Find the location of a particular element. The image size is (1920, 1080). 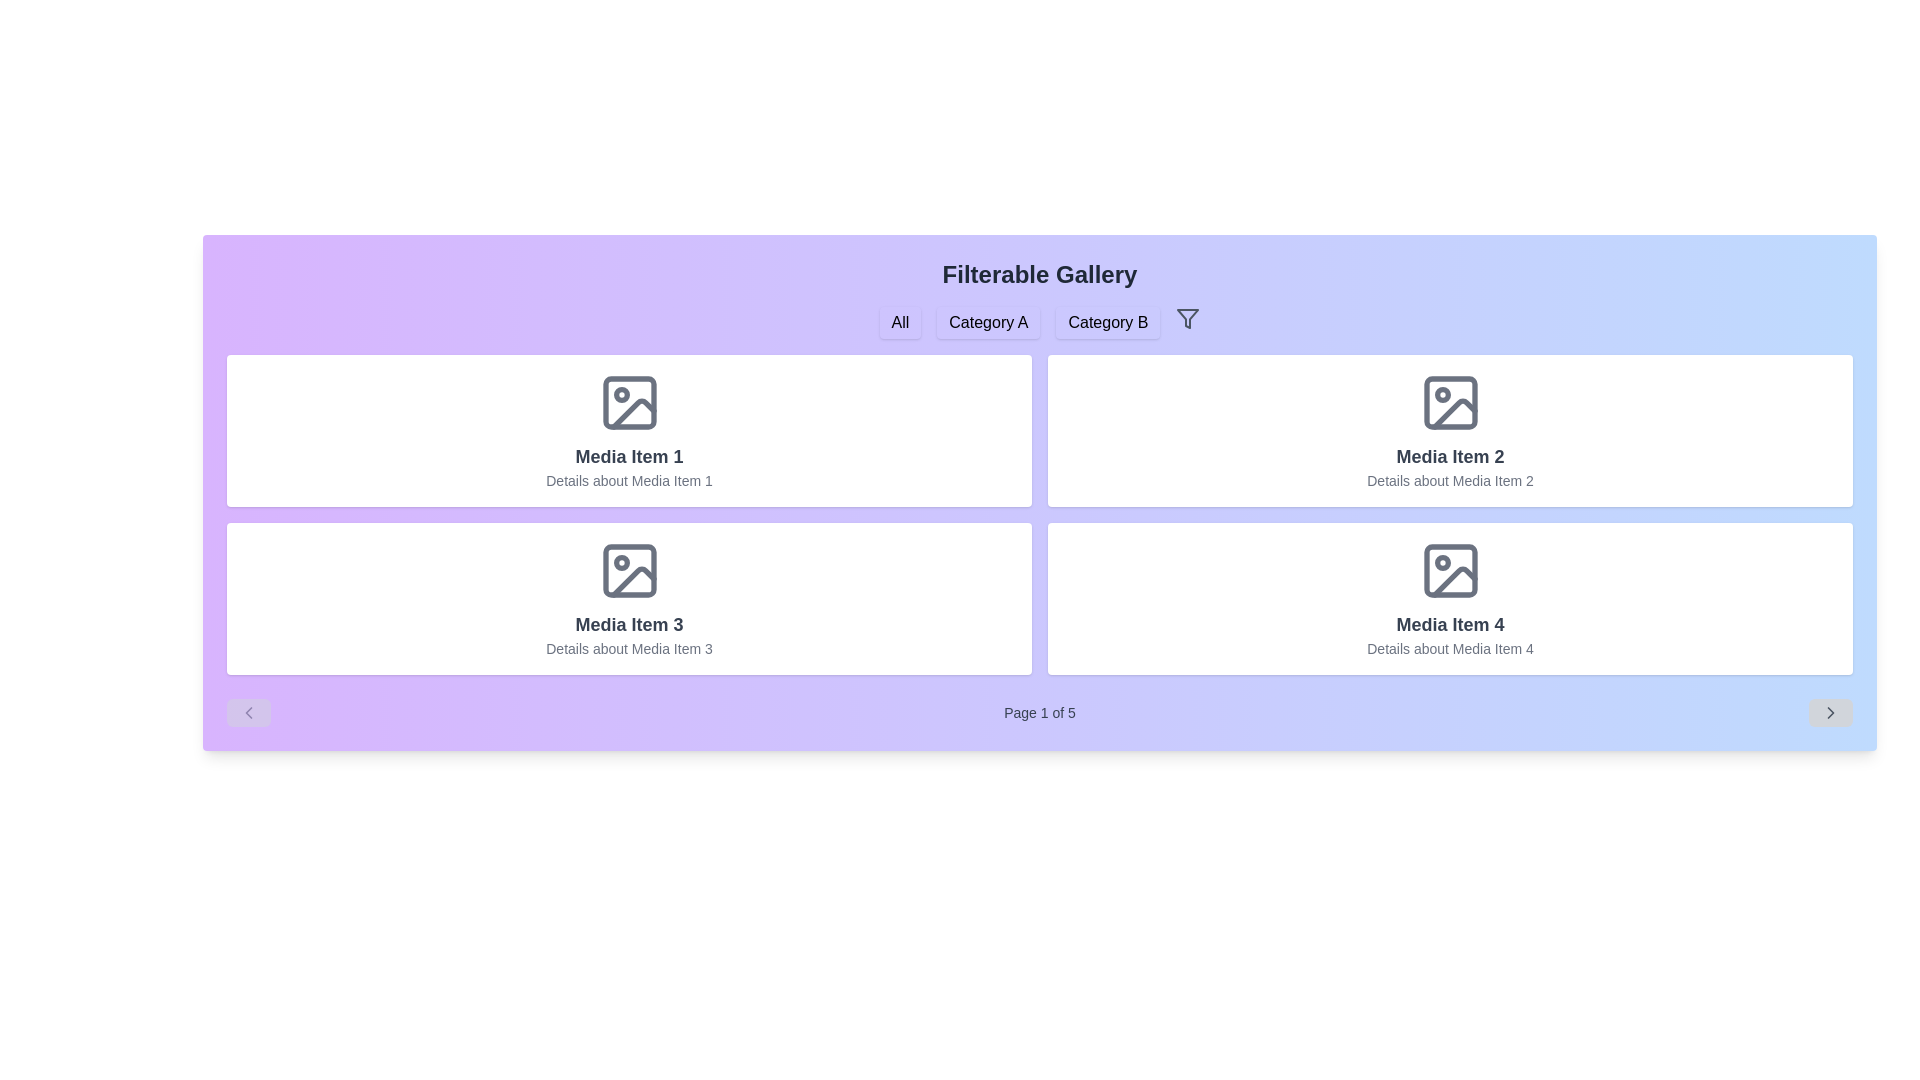

the filter icon located in the navigation toolbar of the gallery, which is the last icon among the filter category buttons is located at coordinates (1188, 318).